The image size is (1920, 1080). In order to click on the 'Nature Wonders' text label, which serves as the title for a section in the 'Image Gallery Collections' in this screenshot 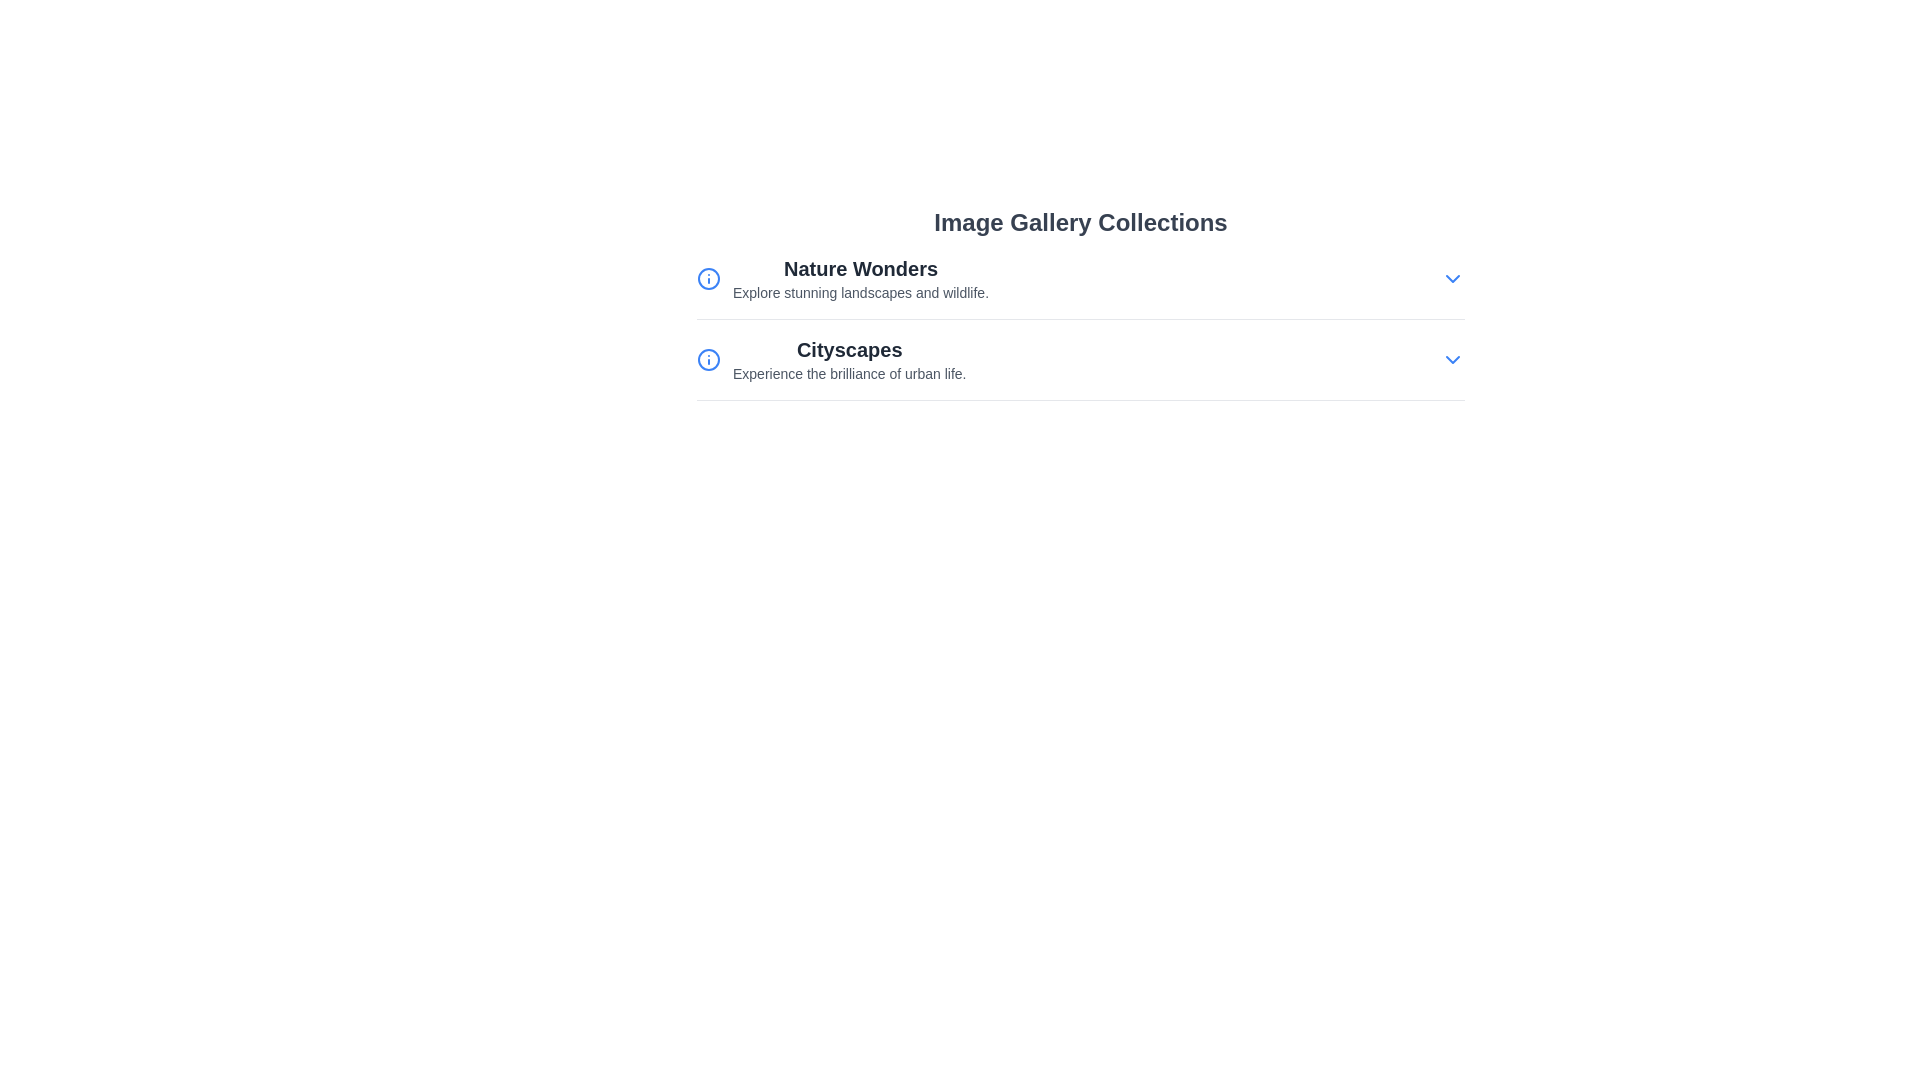, I will do `click(860, 268)`.